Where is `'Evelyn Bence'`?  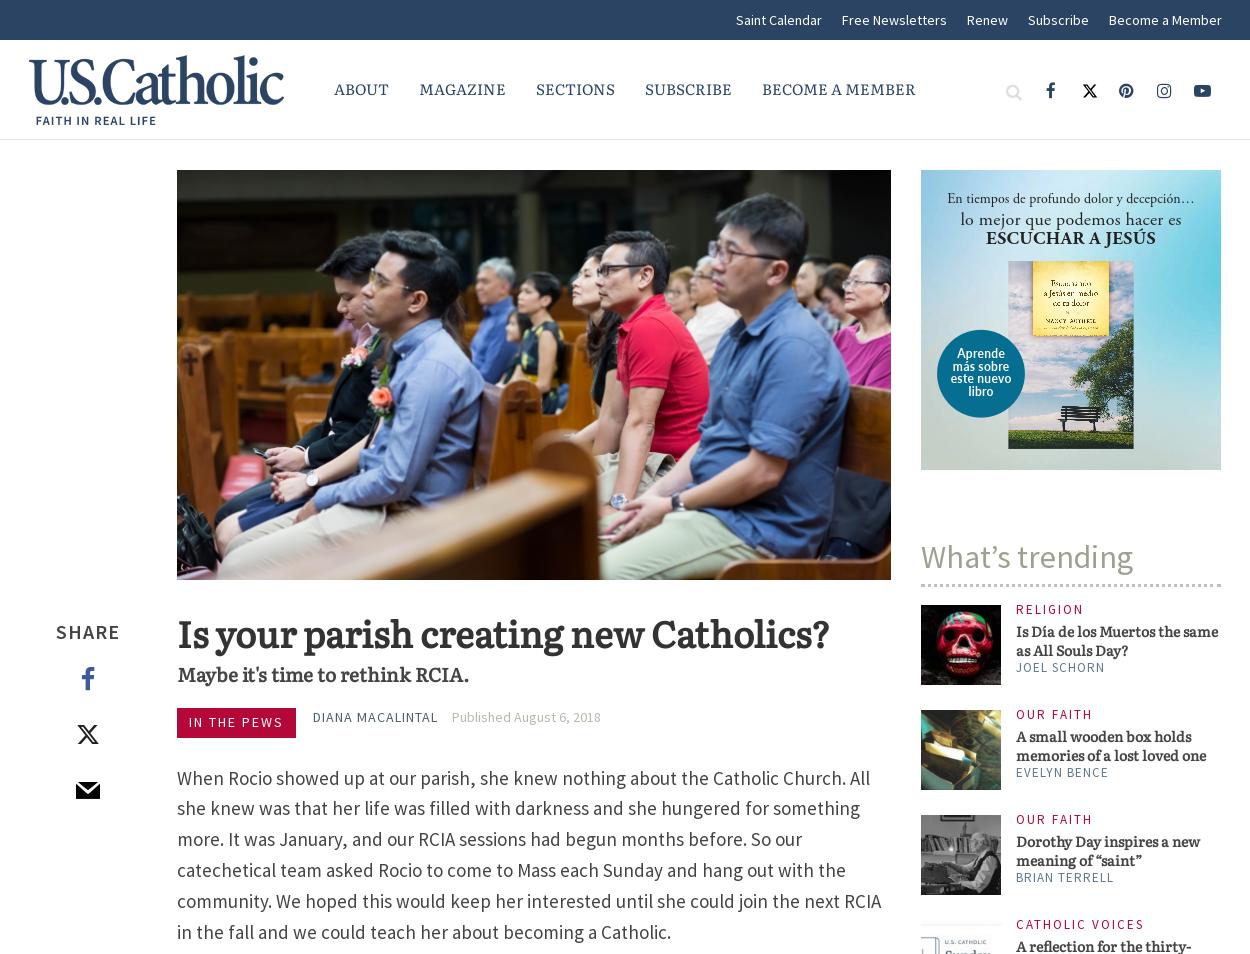
'Evelyn Bence' is located at coordinates (1062, 772).